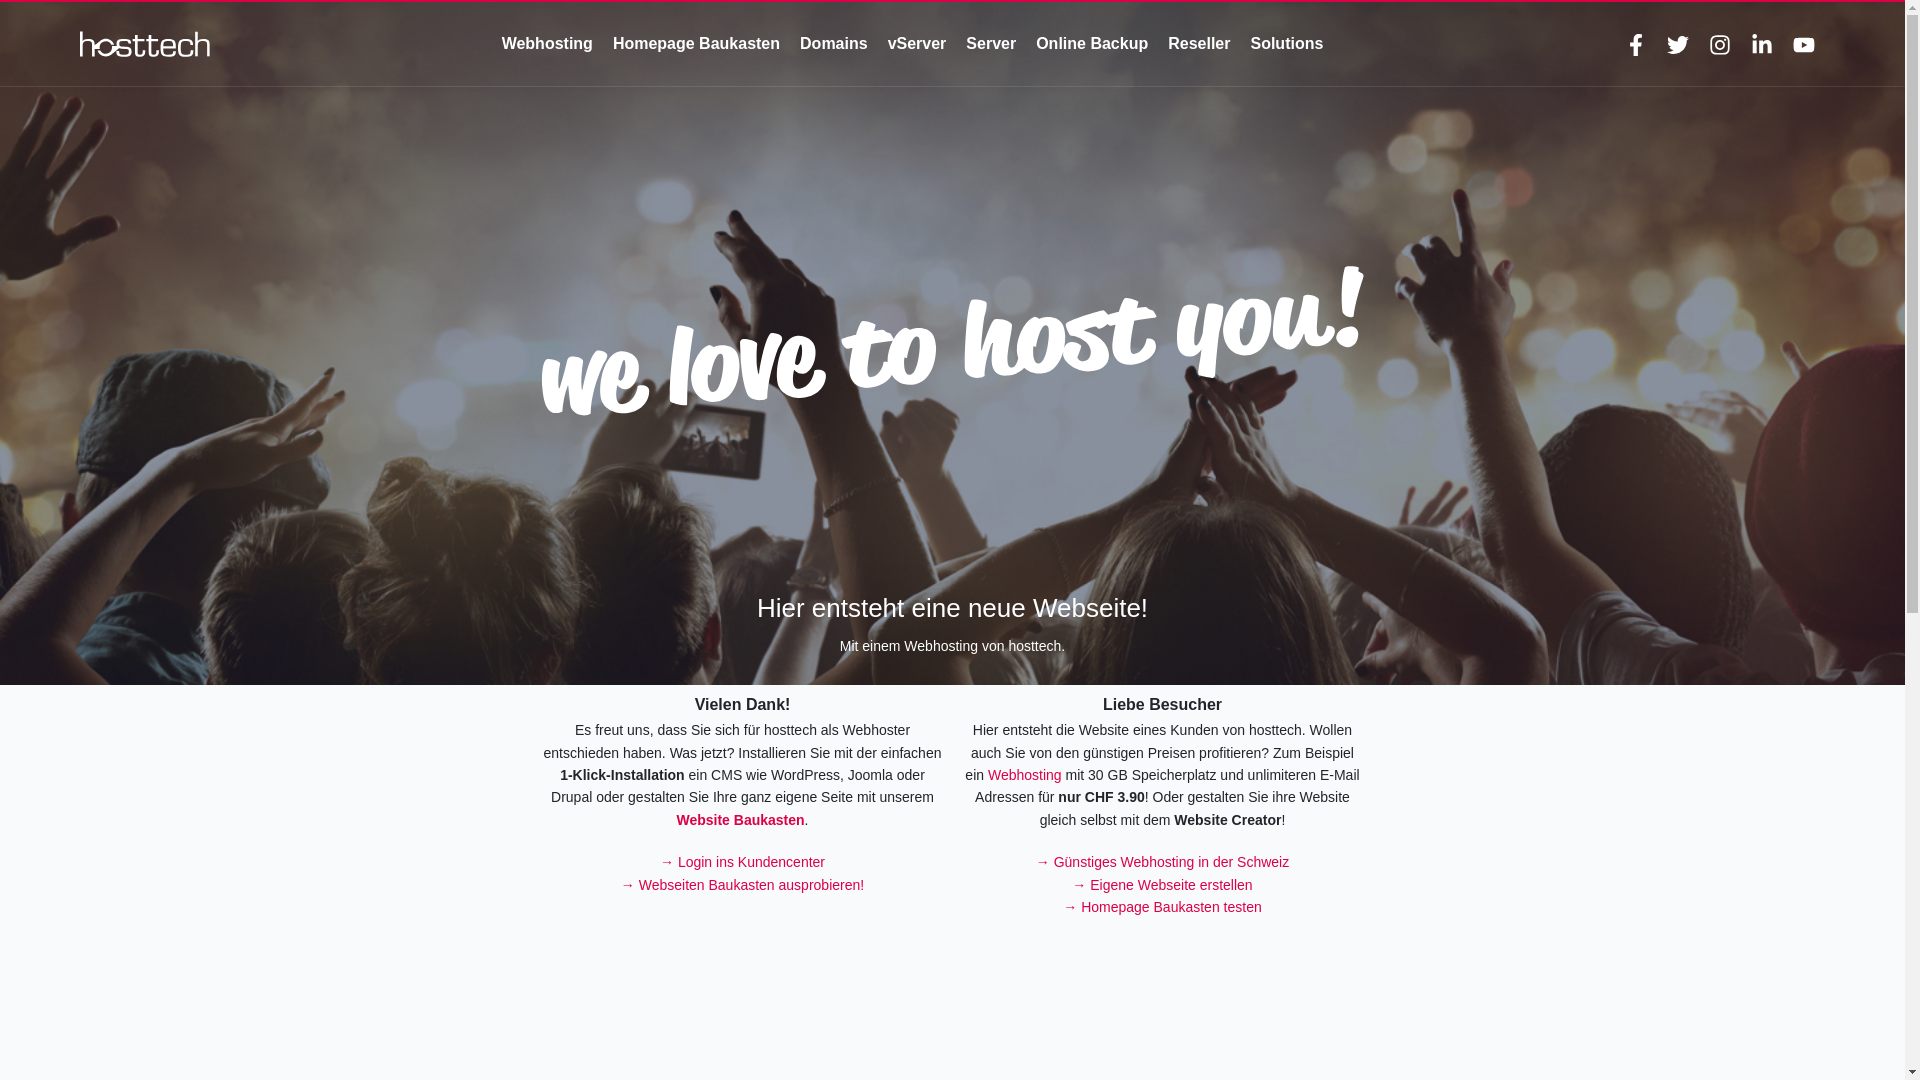 The image size is (1920, 1080). I want to click on 'Solutions', so click(1286, 43).